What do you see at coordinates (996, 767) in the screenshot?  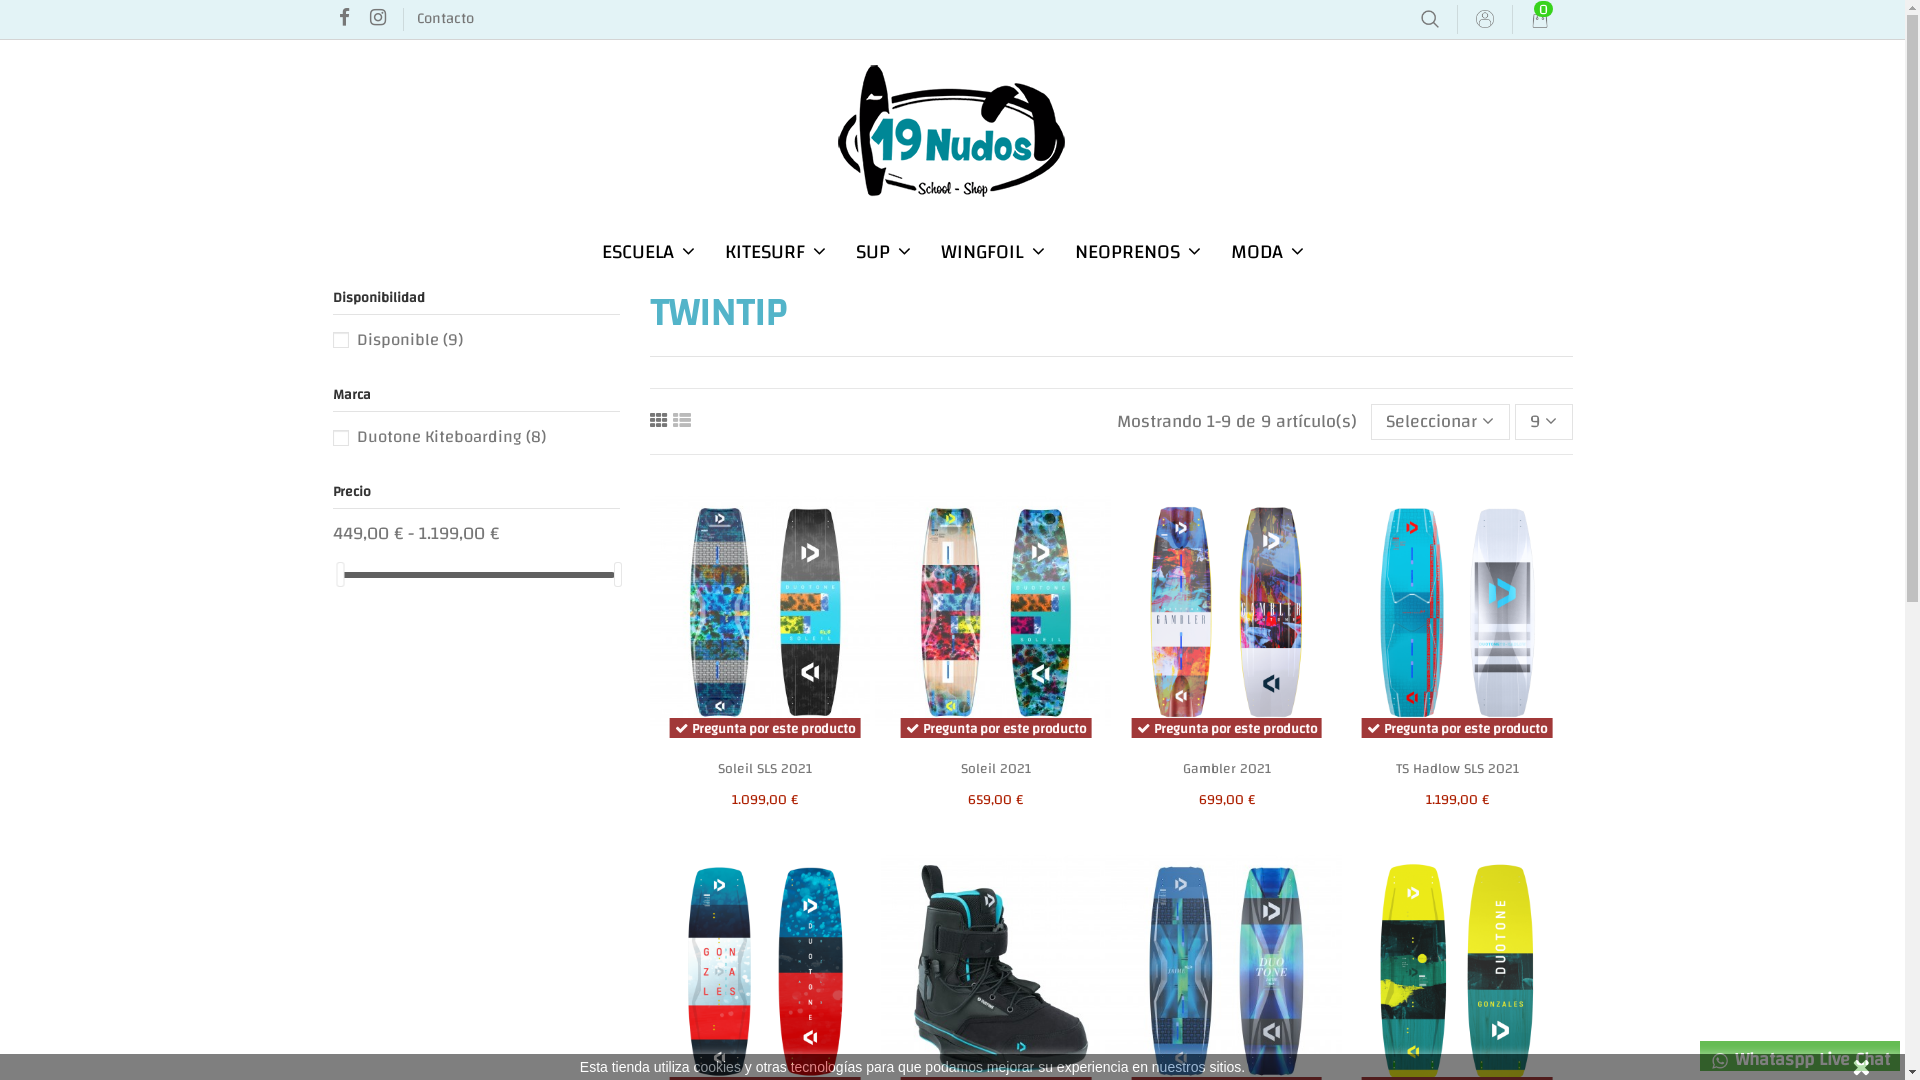 I see `'Soleil 2021'` at bounding box center [996, 767].